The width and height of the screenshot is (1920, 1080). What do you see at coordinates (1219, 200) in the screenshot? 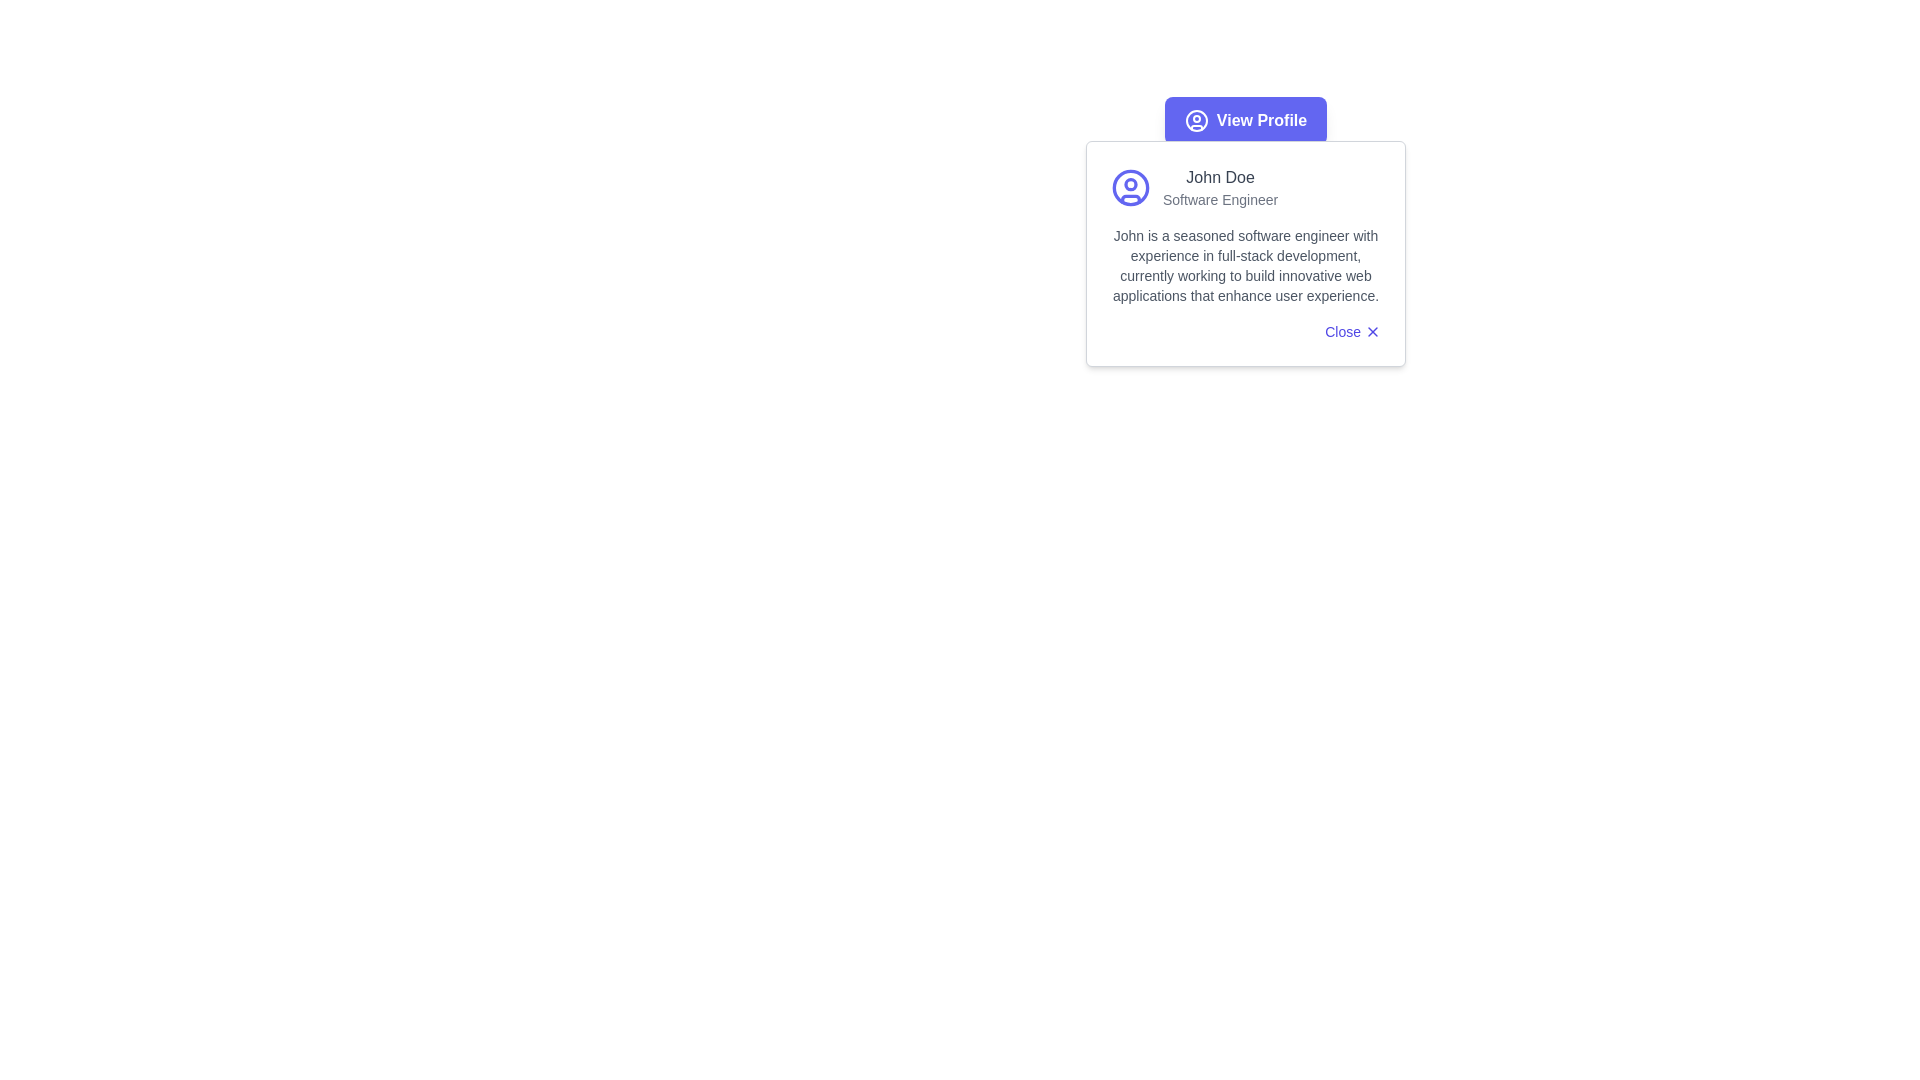
I see `text label displaying 'Software Engineer' which is styled in a small, gray font and located directly below the name 'John Doe' within a boxed card interface` at bounding box center [1219, 200].